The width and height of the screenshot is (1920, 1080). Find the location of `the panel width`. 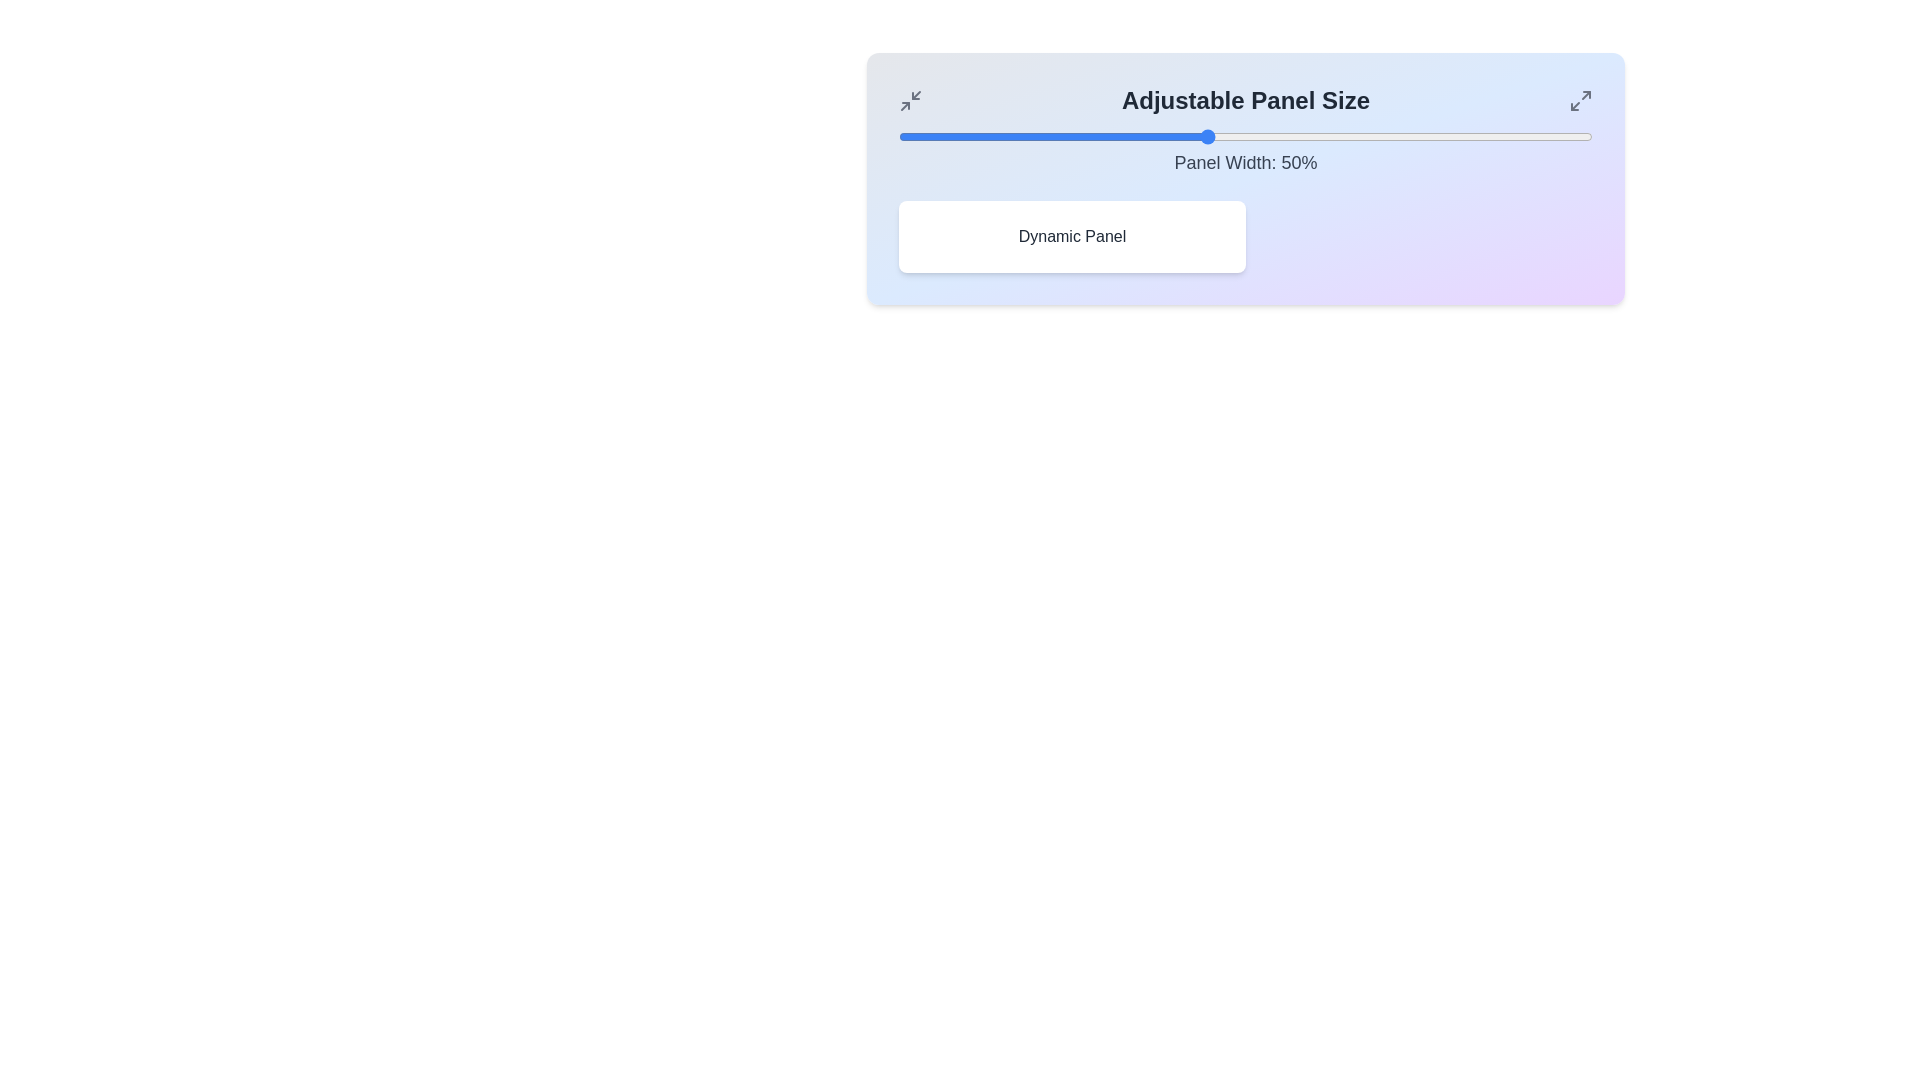

the panel width is located at coordinates (1067, 136).